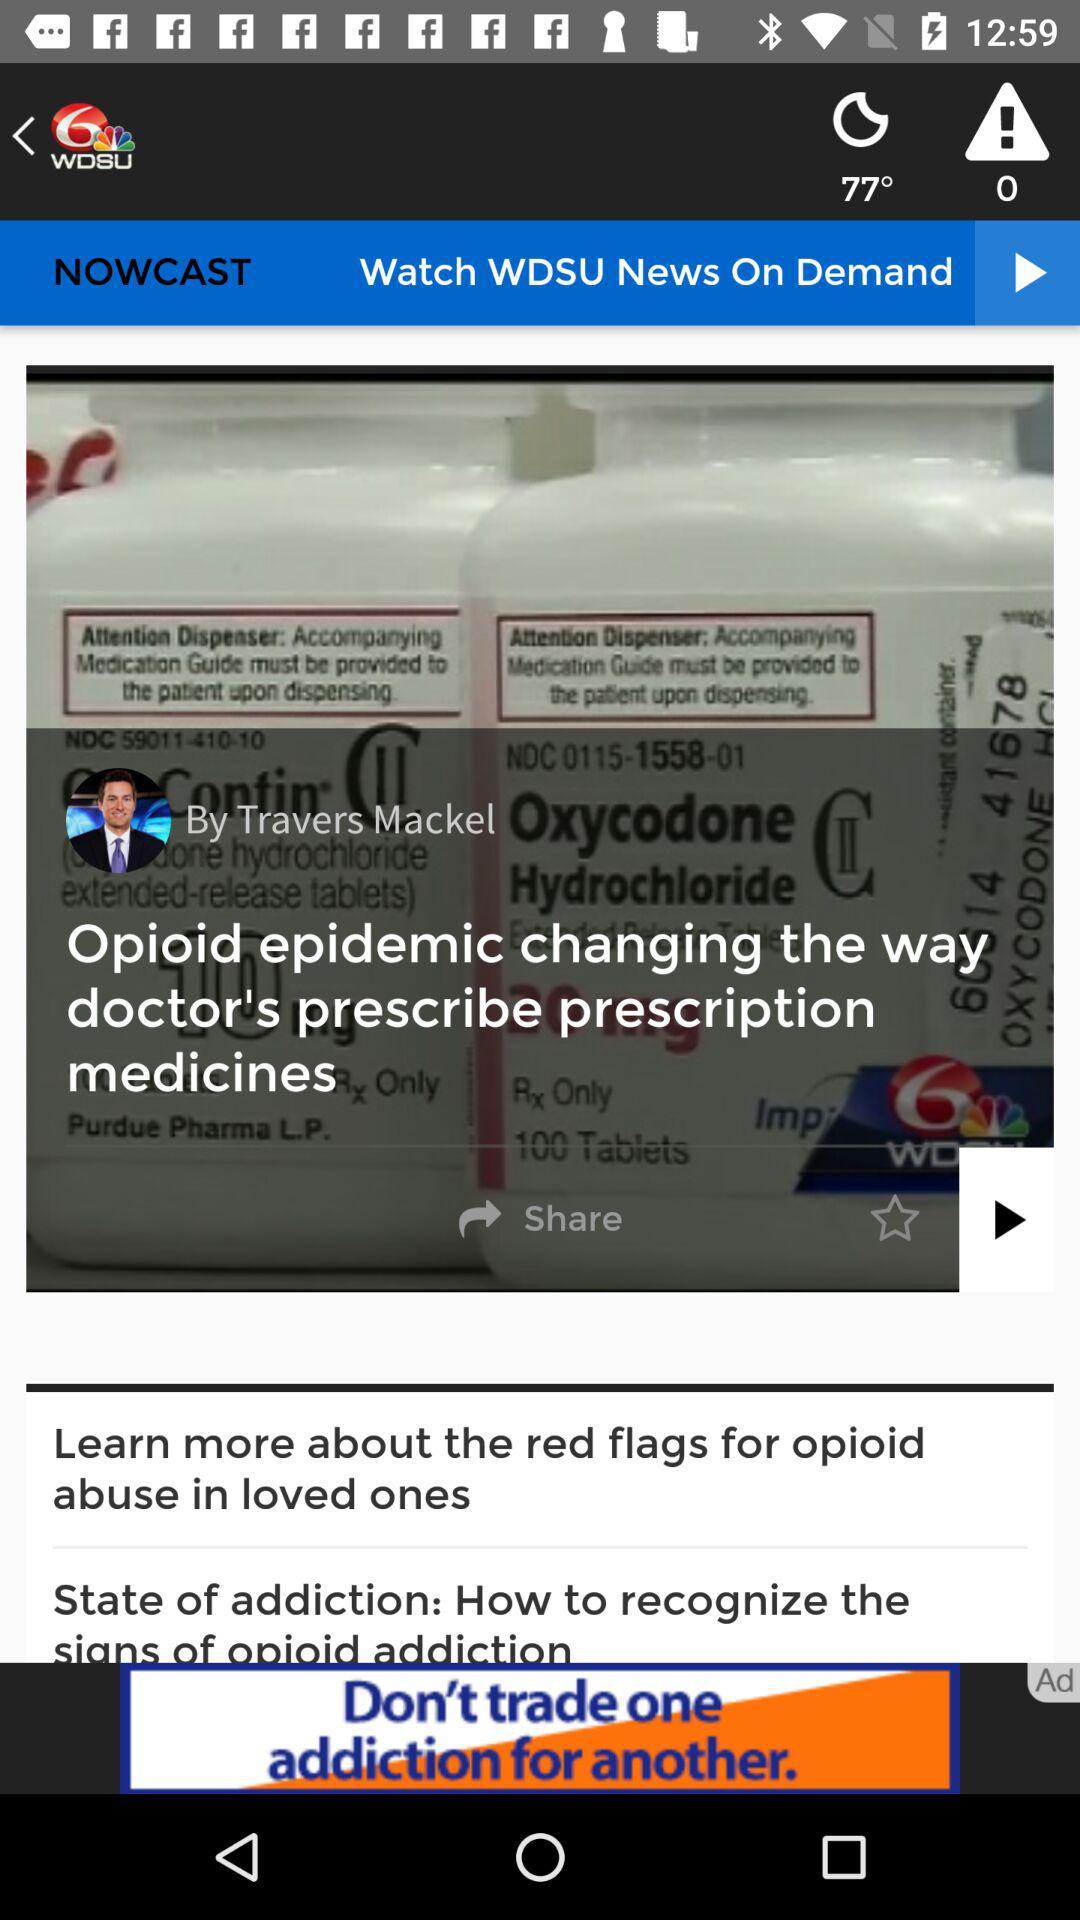 Image resolution: width=1080 pixels, height=1920 pixels. Describe the element at coordinates (1006, 1218) in the screenshot. I see `video` at that location.